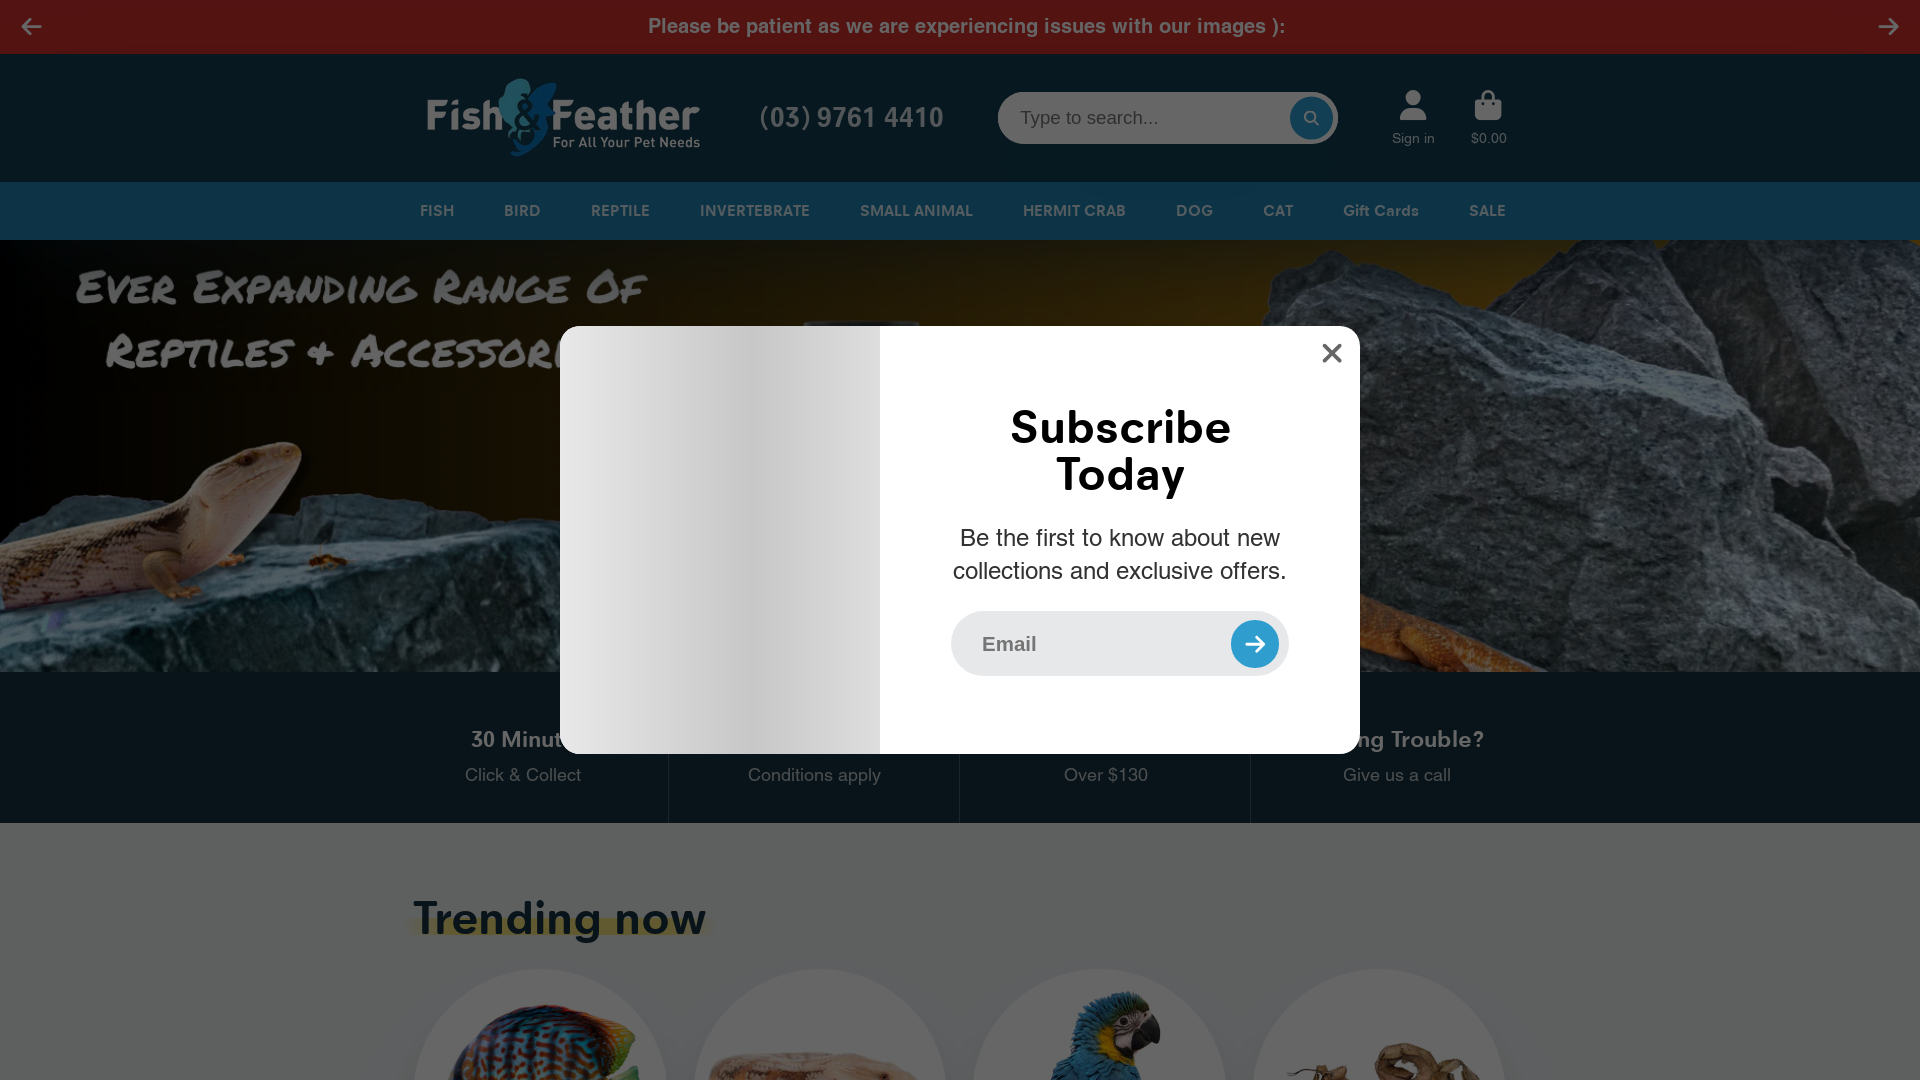 The height and width of the screenshot is (1080, 1920). I want to click on 'DOG', so click(1191, 211).